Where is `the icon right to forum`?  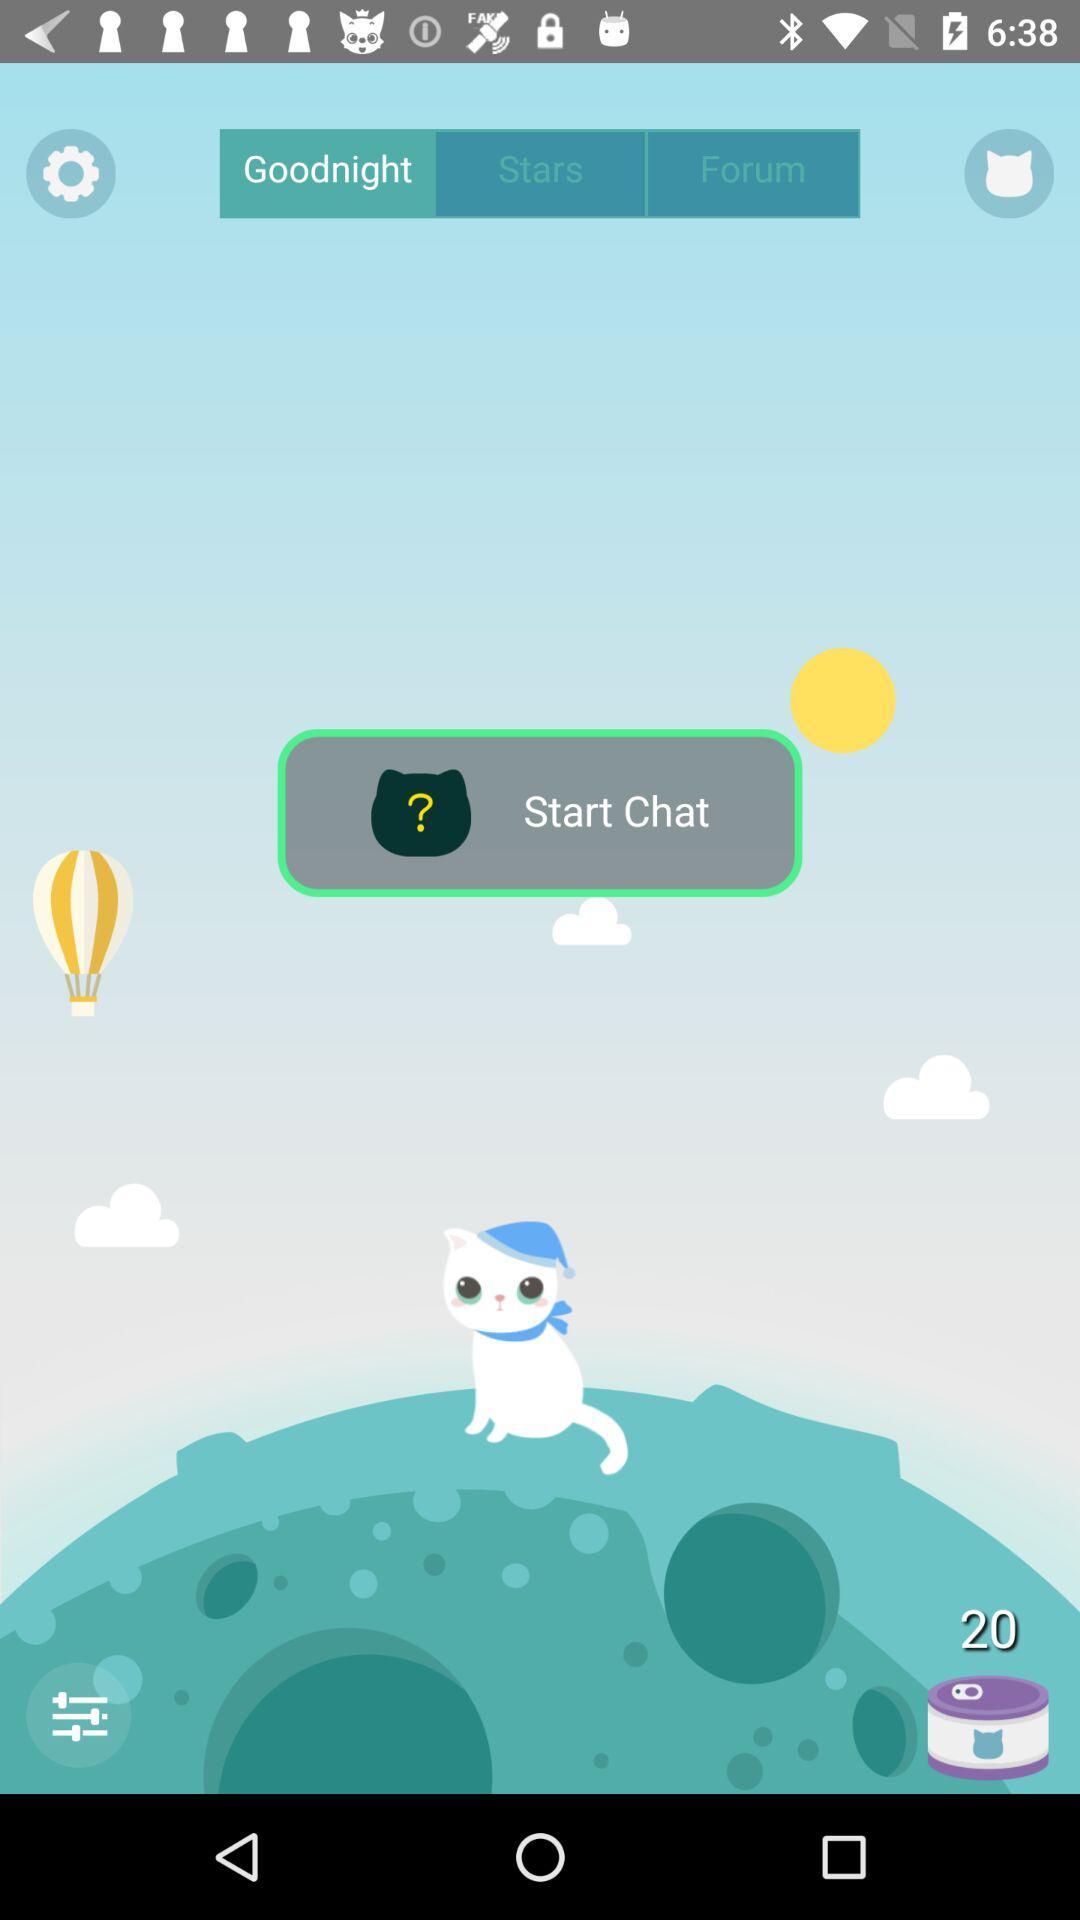 the icon right to forum is located at coordinates (1009, 173).